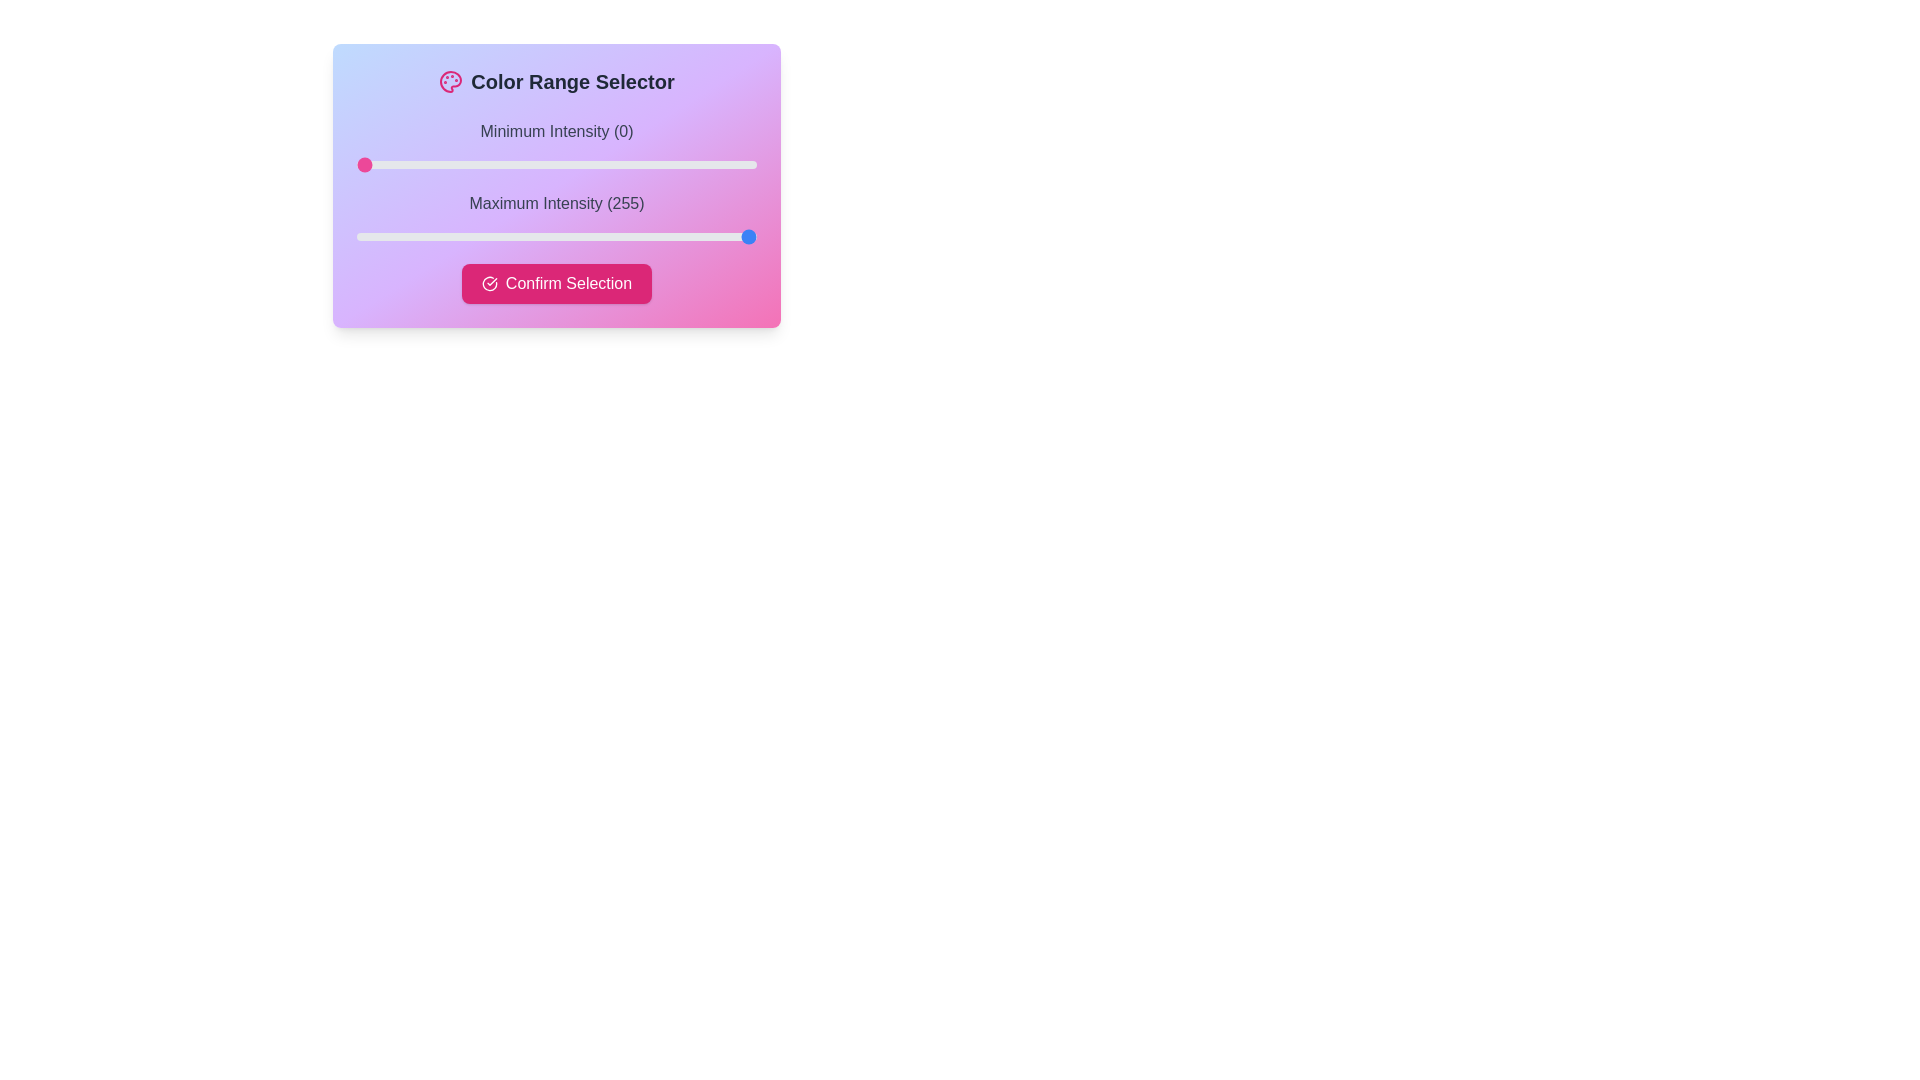  Describe the element at coordinates (414, 164) in the screenshot. I see `the slider to set the intensity to 37` at that location.